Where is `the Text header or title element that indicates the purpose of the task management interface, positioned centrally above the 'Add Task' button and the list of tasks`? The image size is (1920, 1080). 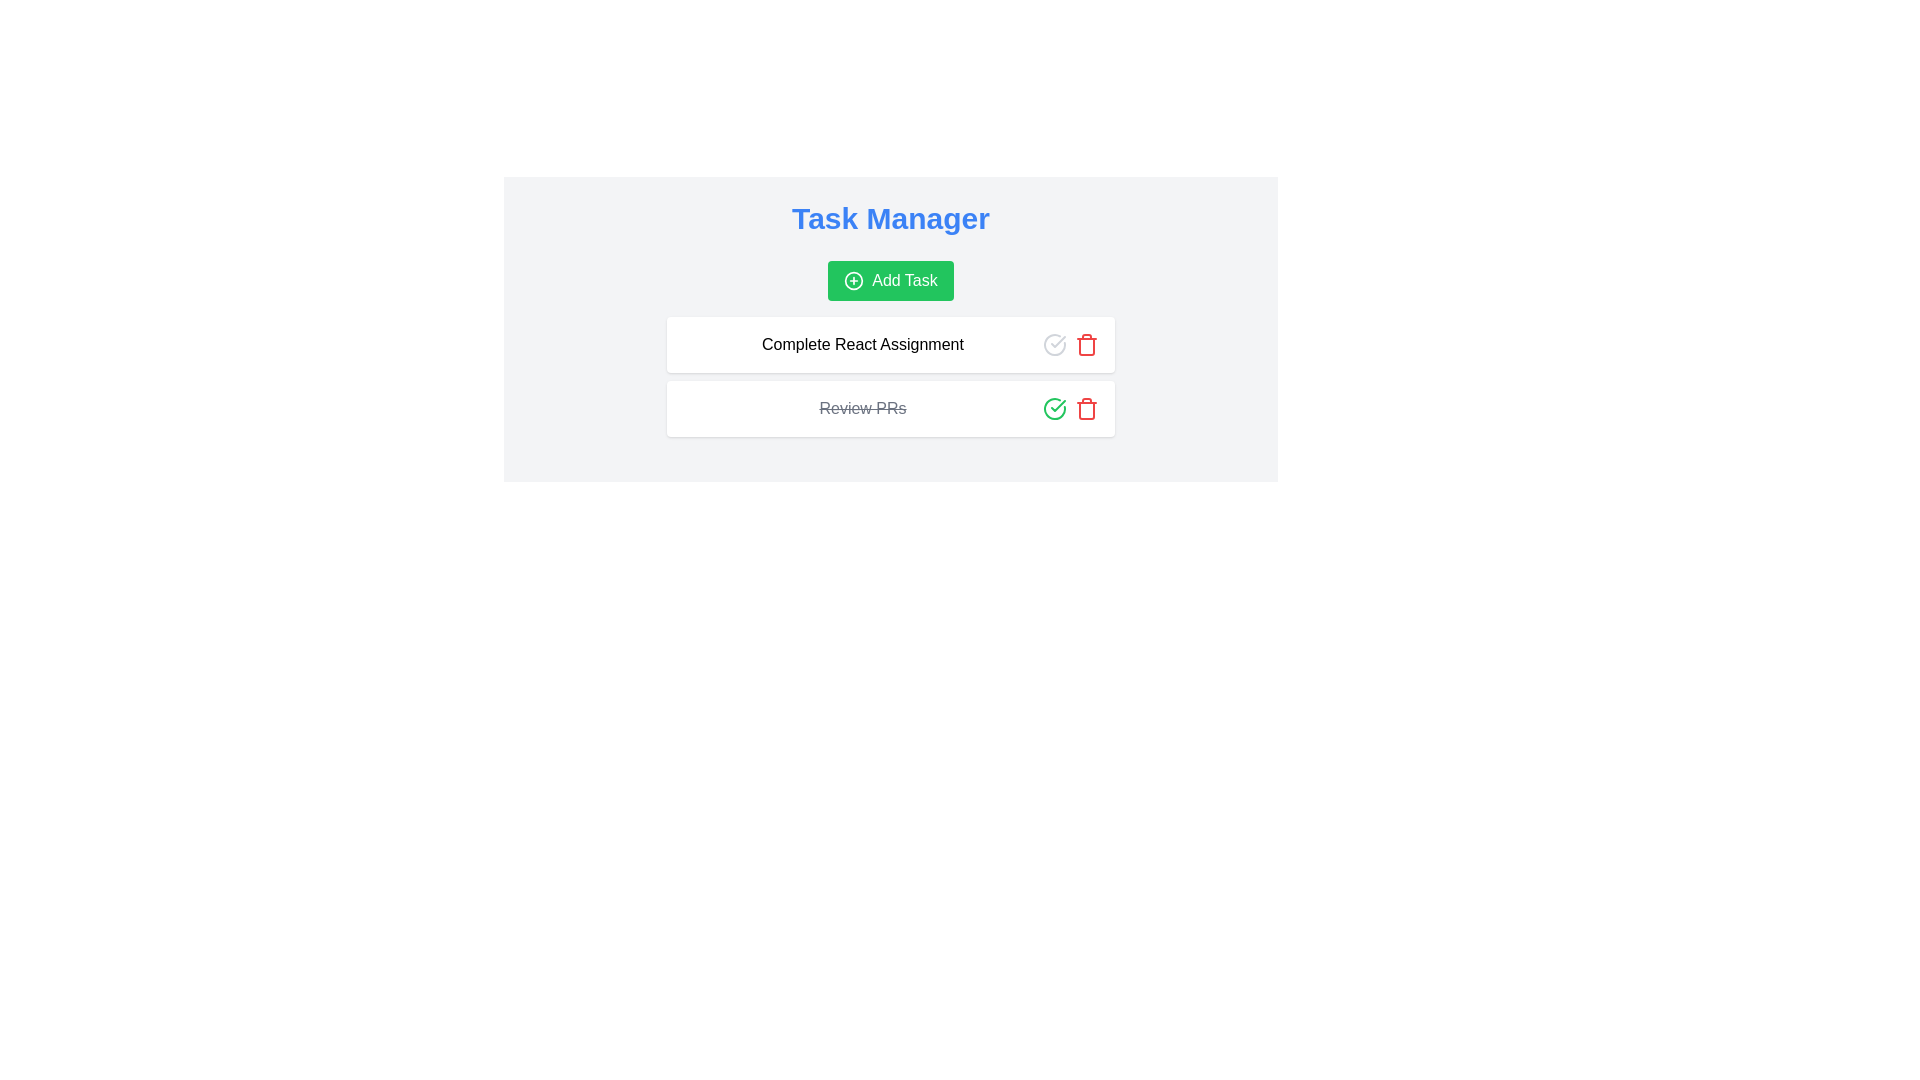 the Text header or title element that indicates the purpose of the task management interface, positioned centrally above the 'Add Task' button and the list of tasks is located at coordinates (890, 219).